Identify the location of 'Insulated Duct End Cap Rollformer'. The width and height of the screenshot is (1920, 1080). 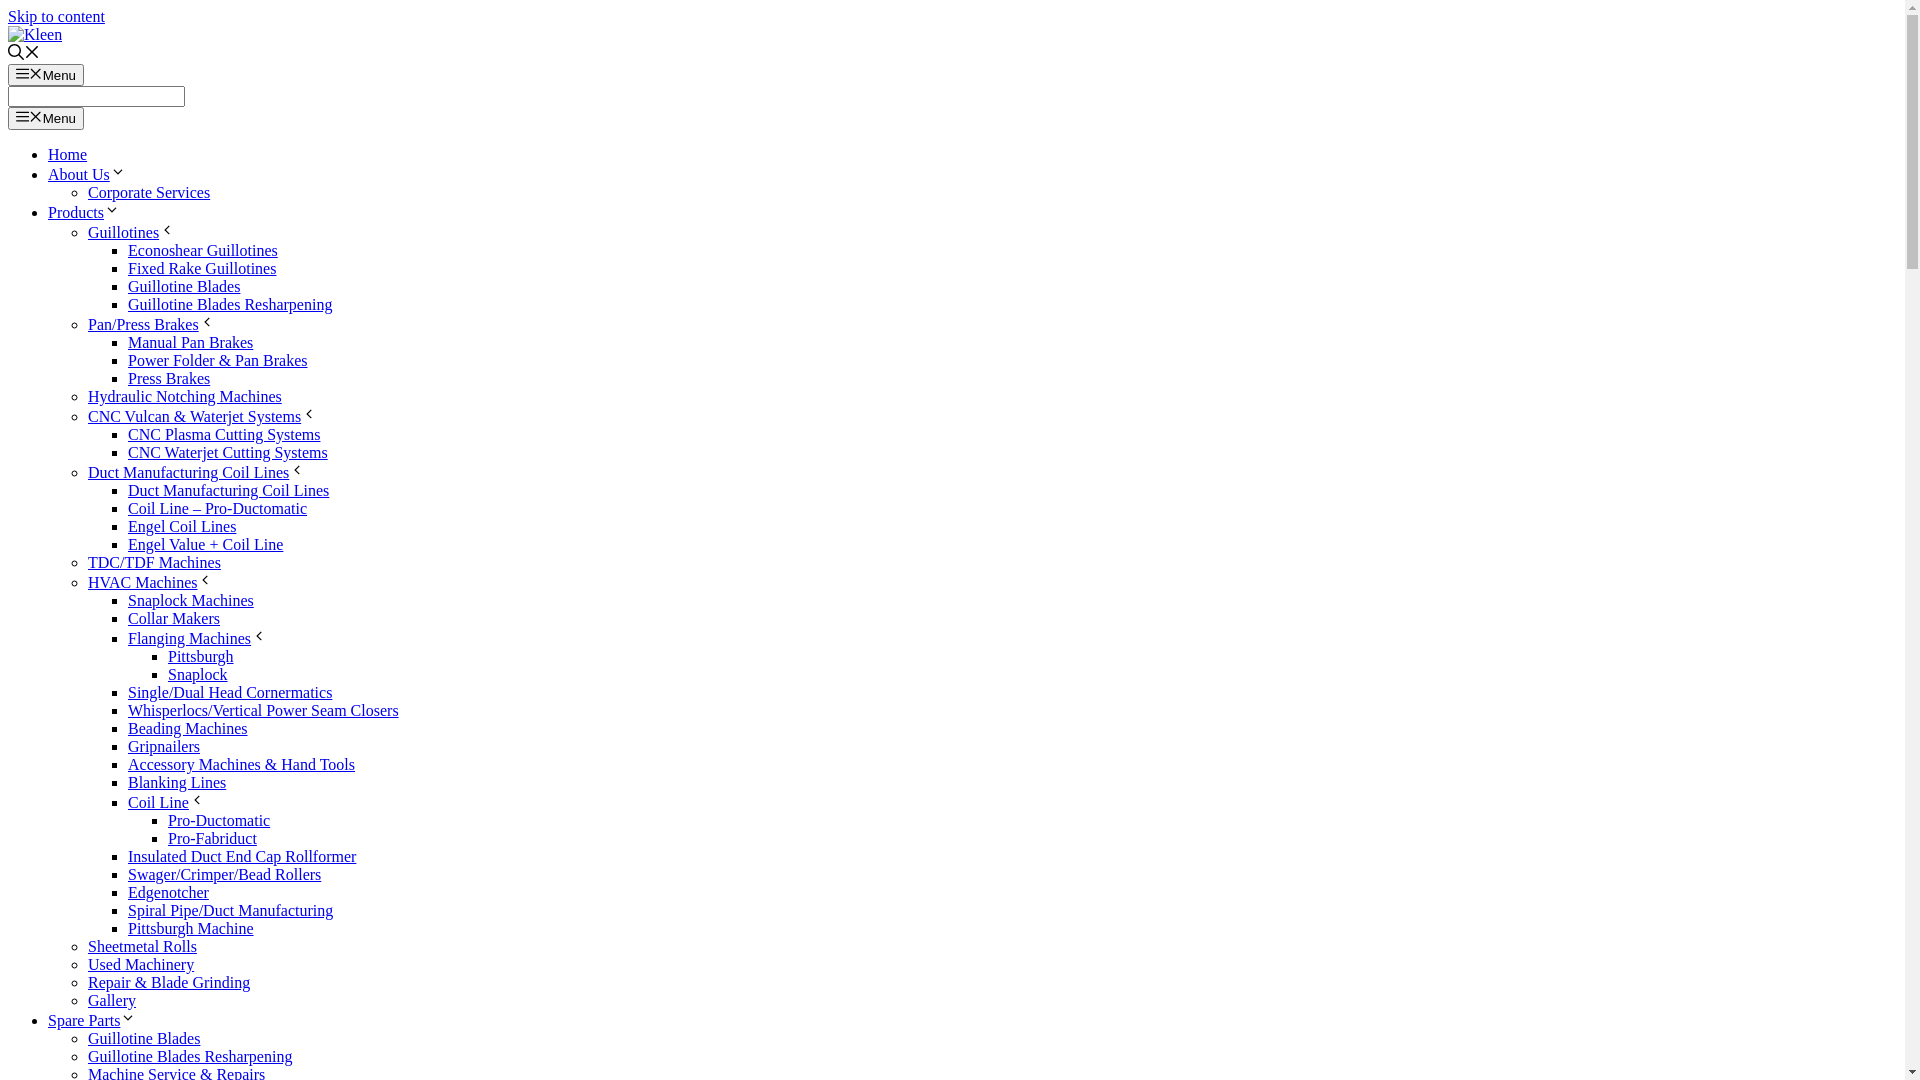
(127, 855).